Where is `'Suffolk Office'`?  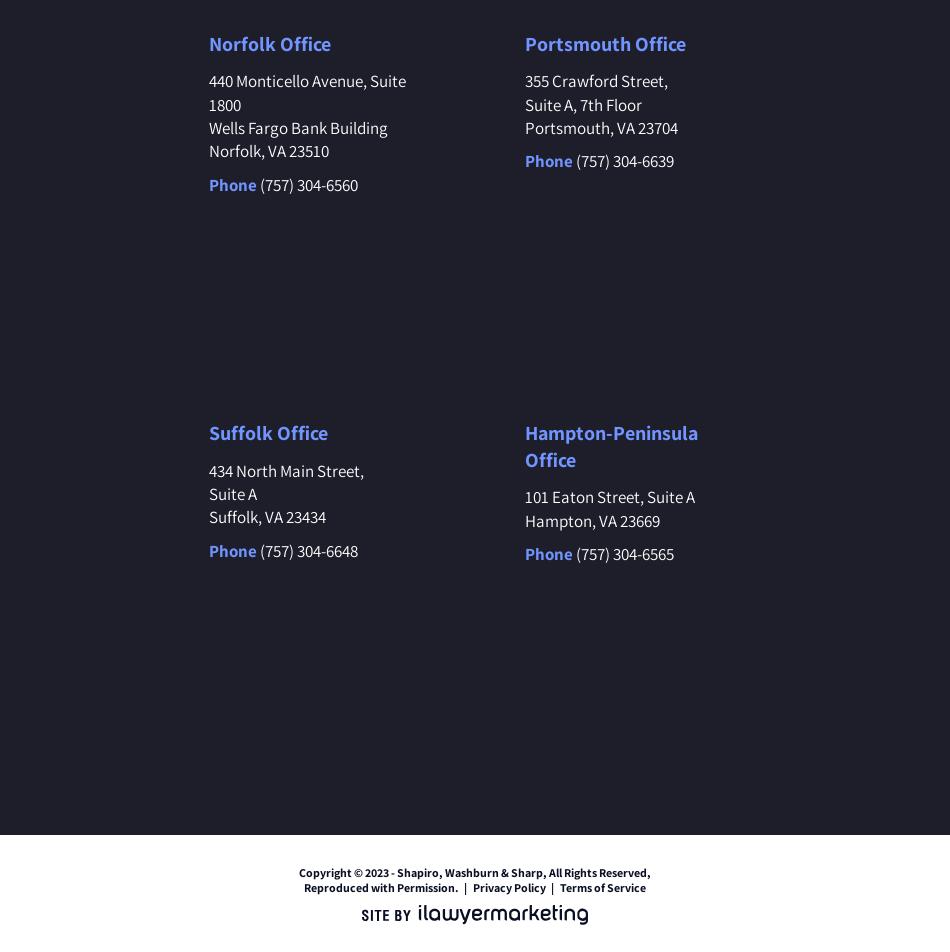
'Suffolk Office' is located at coordinates (266, 432).